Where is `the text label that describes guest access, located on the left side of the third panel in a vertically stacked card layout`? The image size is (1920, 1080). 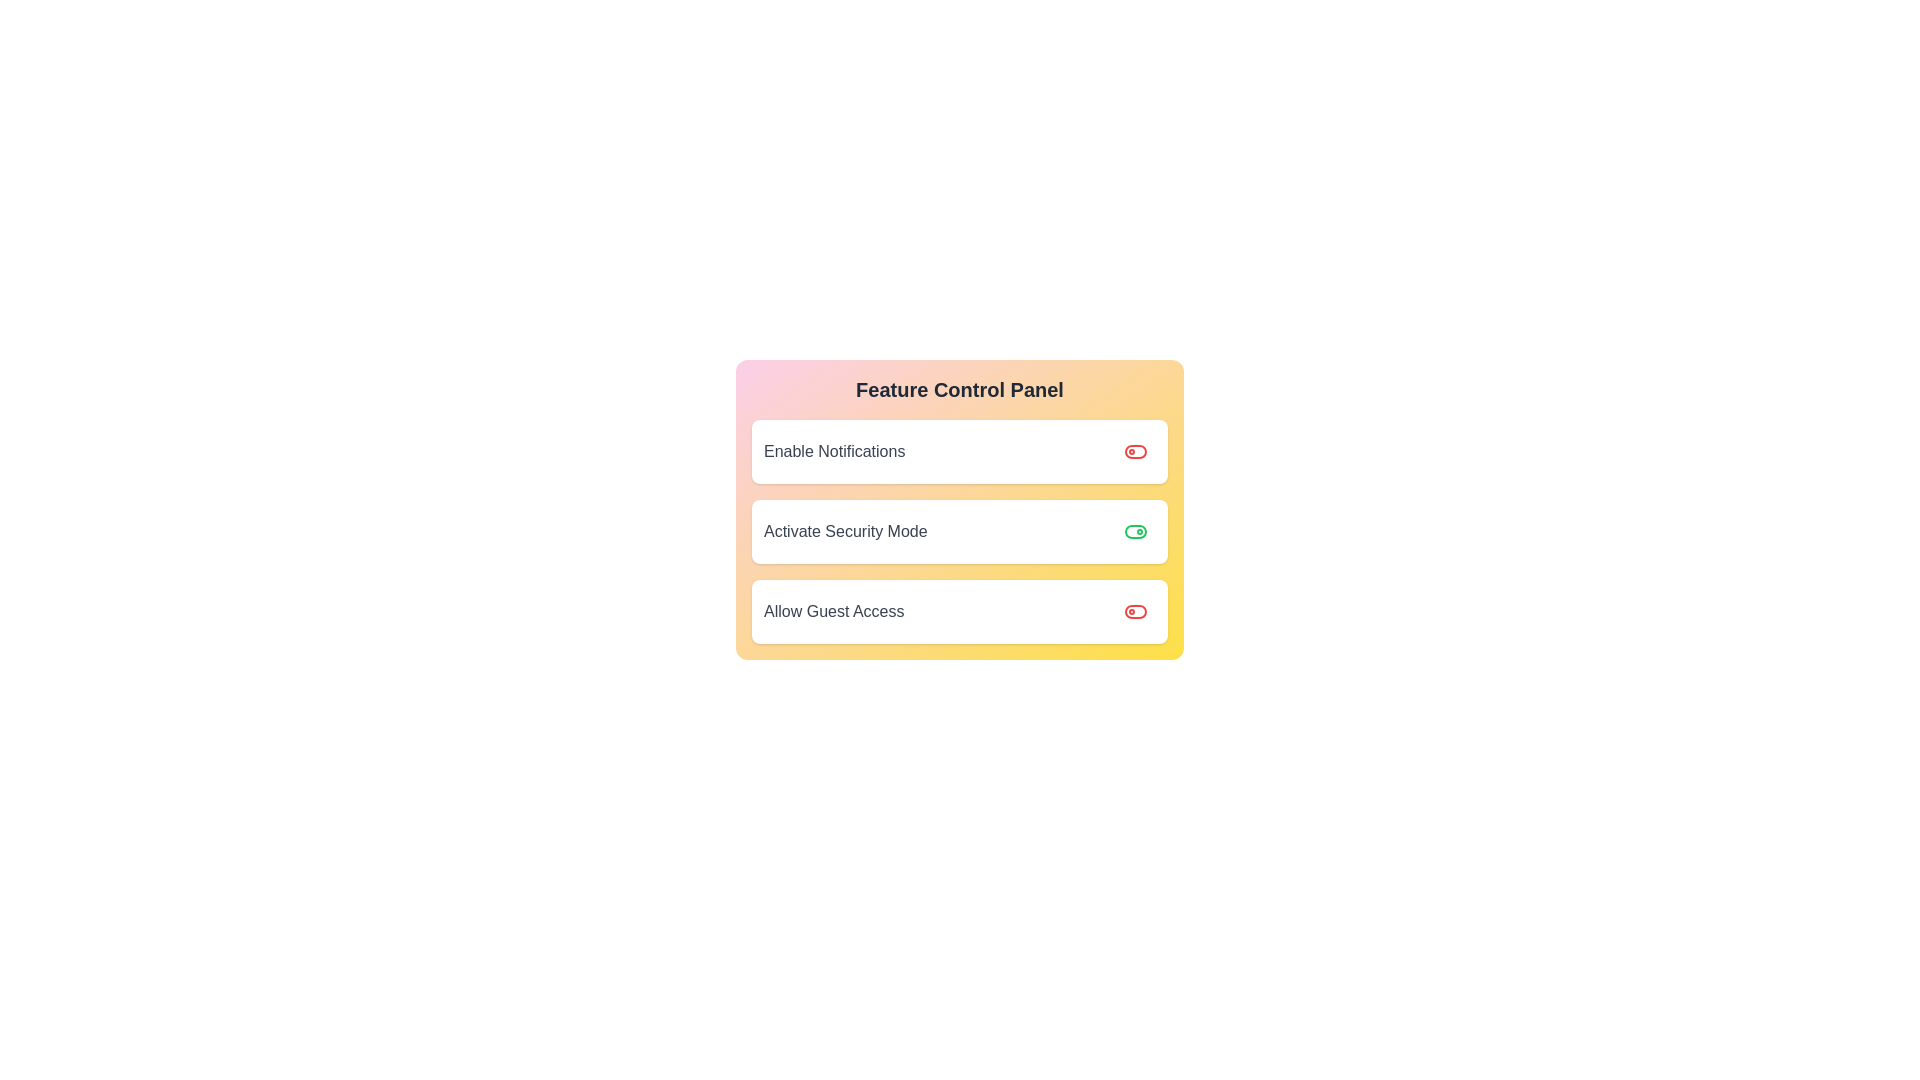
the text label that describes guest access, located on the left side of the third panel in a vertically stacked card layout is located at coordinates (834, 611).